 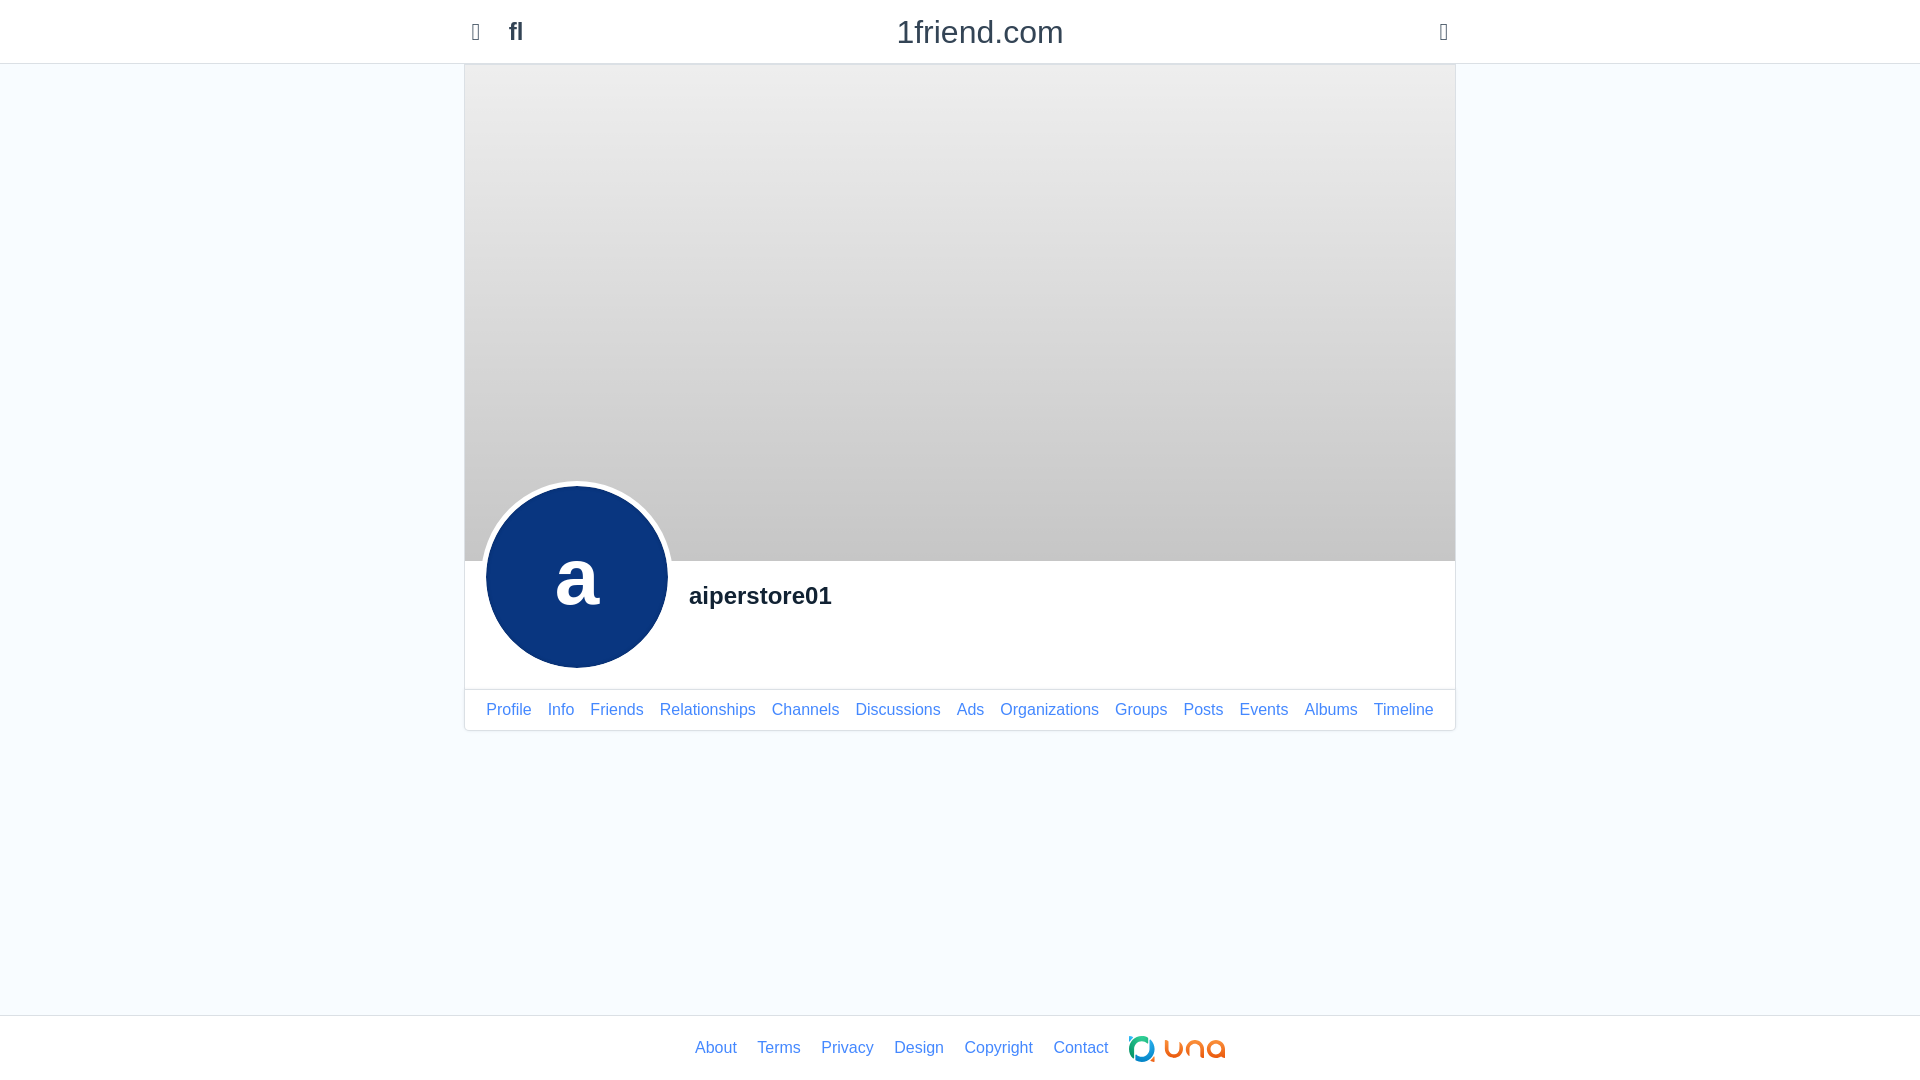 I want to click on 'About', so click(x=715, y=1047).